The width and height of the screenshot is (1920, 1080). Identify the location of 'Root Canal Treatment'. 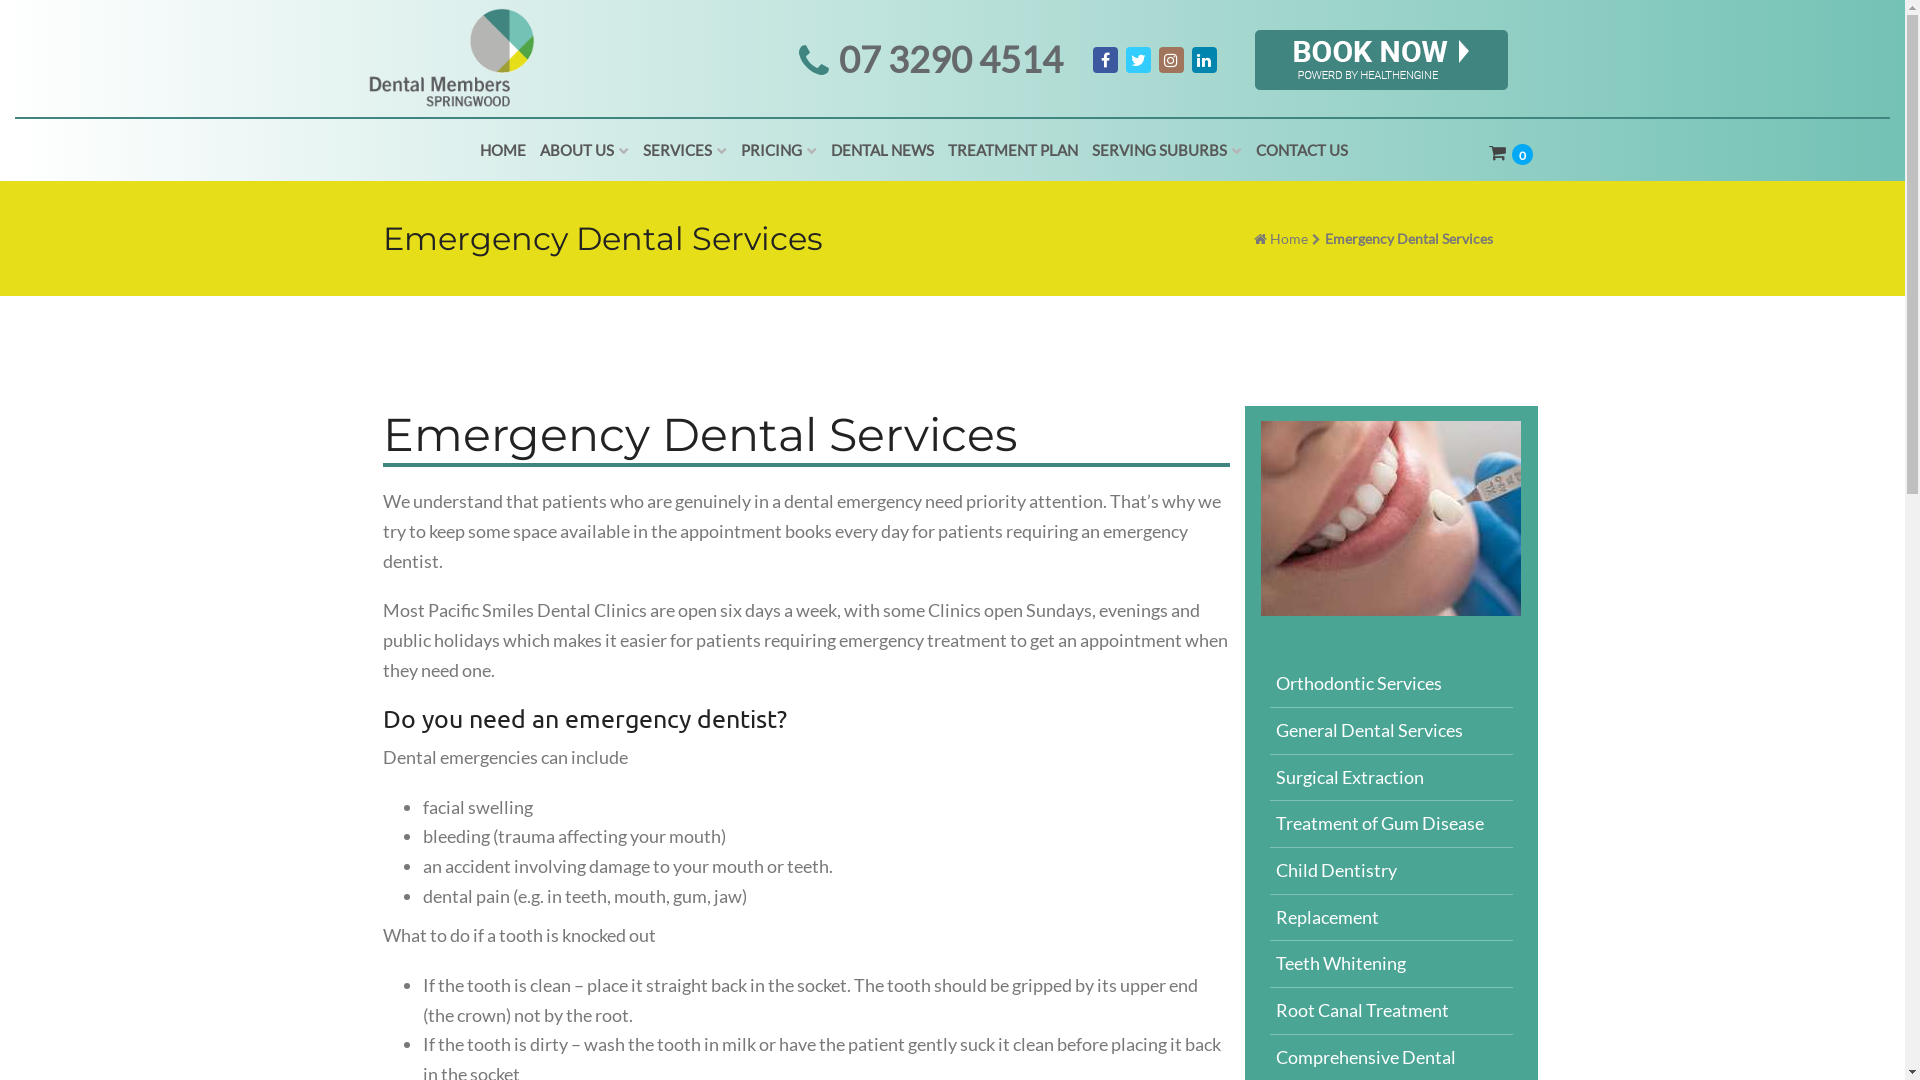
(1390, 1011).